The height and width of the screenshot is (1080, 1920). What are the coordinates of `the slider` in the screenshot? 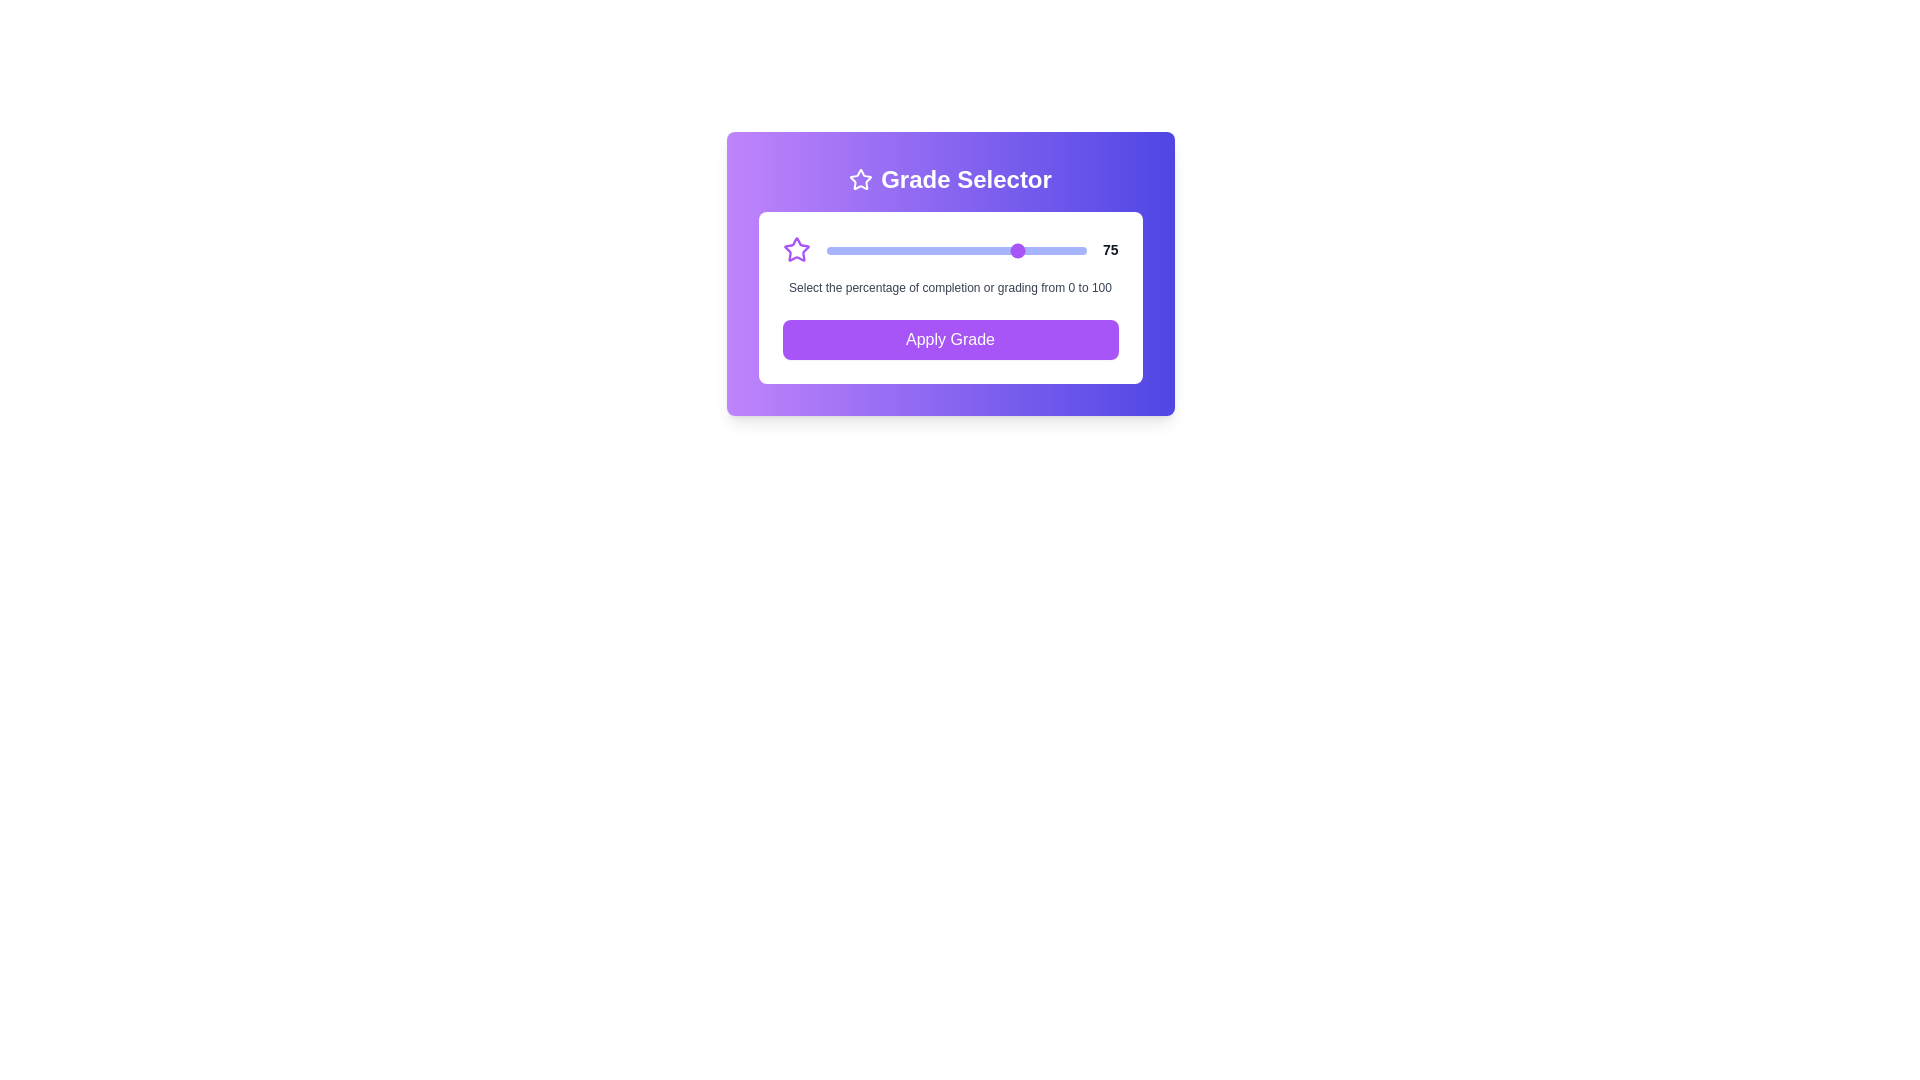 It's located at (1027, 249).